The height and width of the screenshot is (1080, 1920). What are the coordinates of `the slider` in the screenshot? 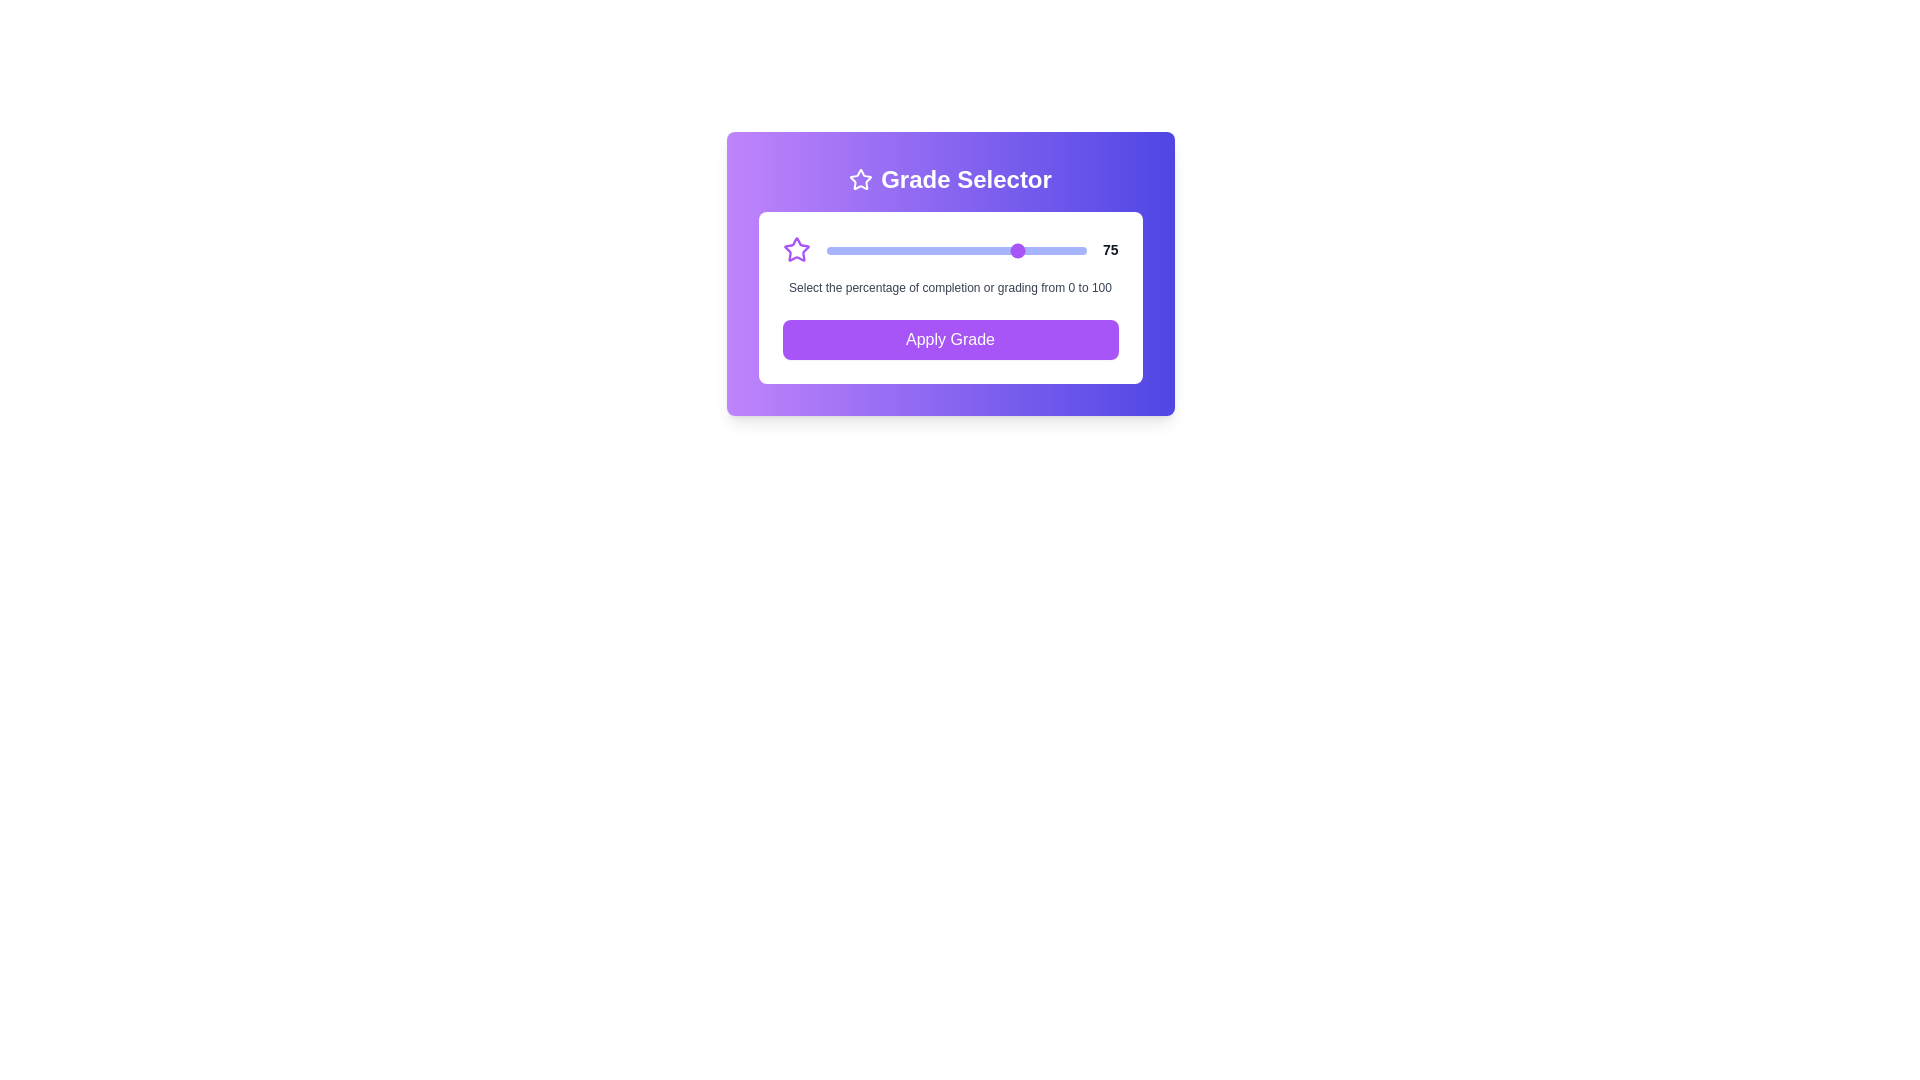 It's located at (1027, 249).